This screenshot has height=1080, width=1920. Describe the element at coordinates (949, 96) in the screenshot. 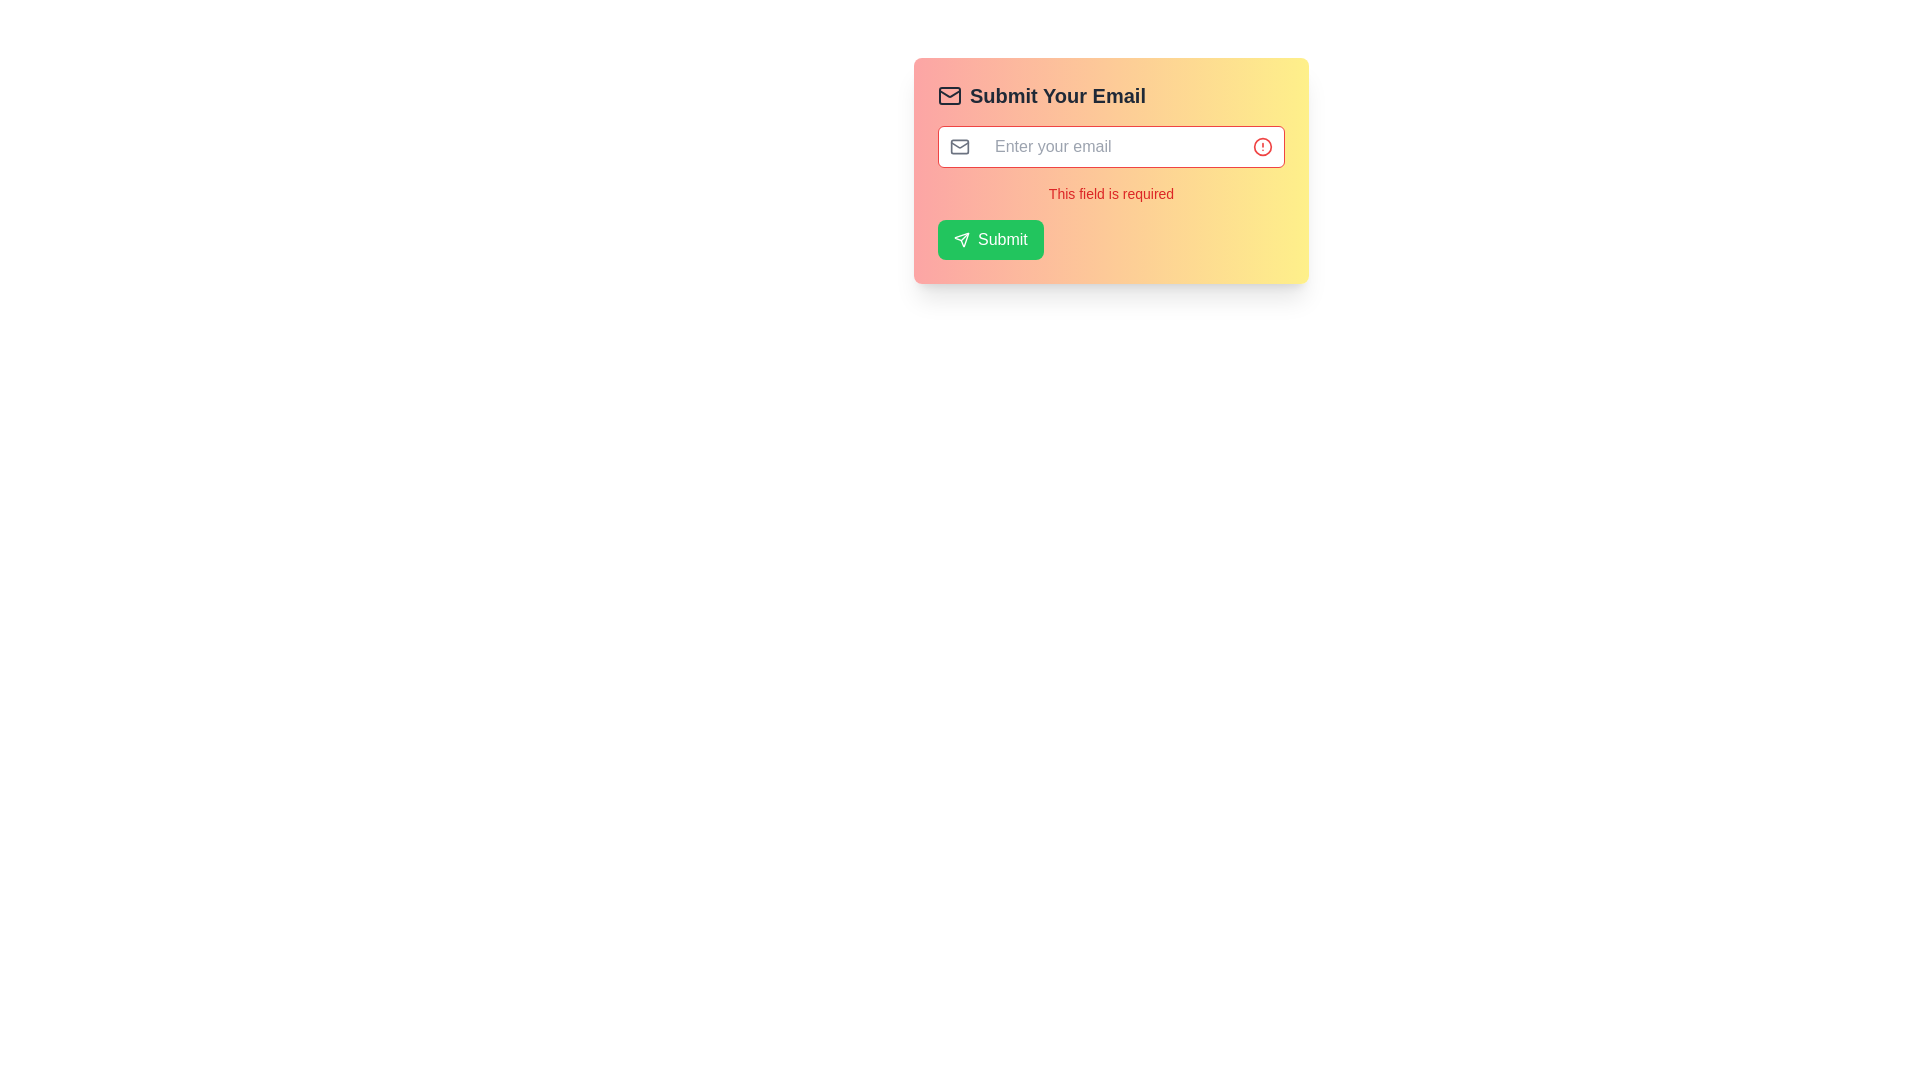

I see `the black outlined envelope icon positioned to the left of the 'Submit Your Email' text` at that location.